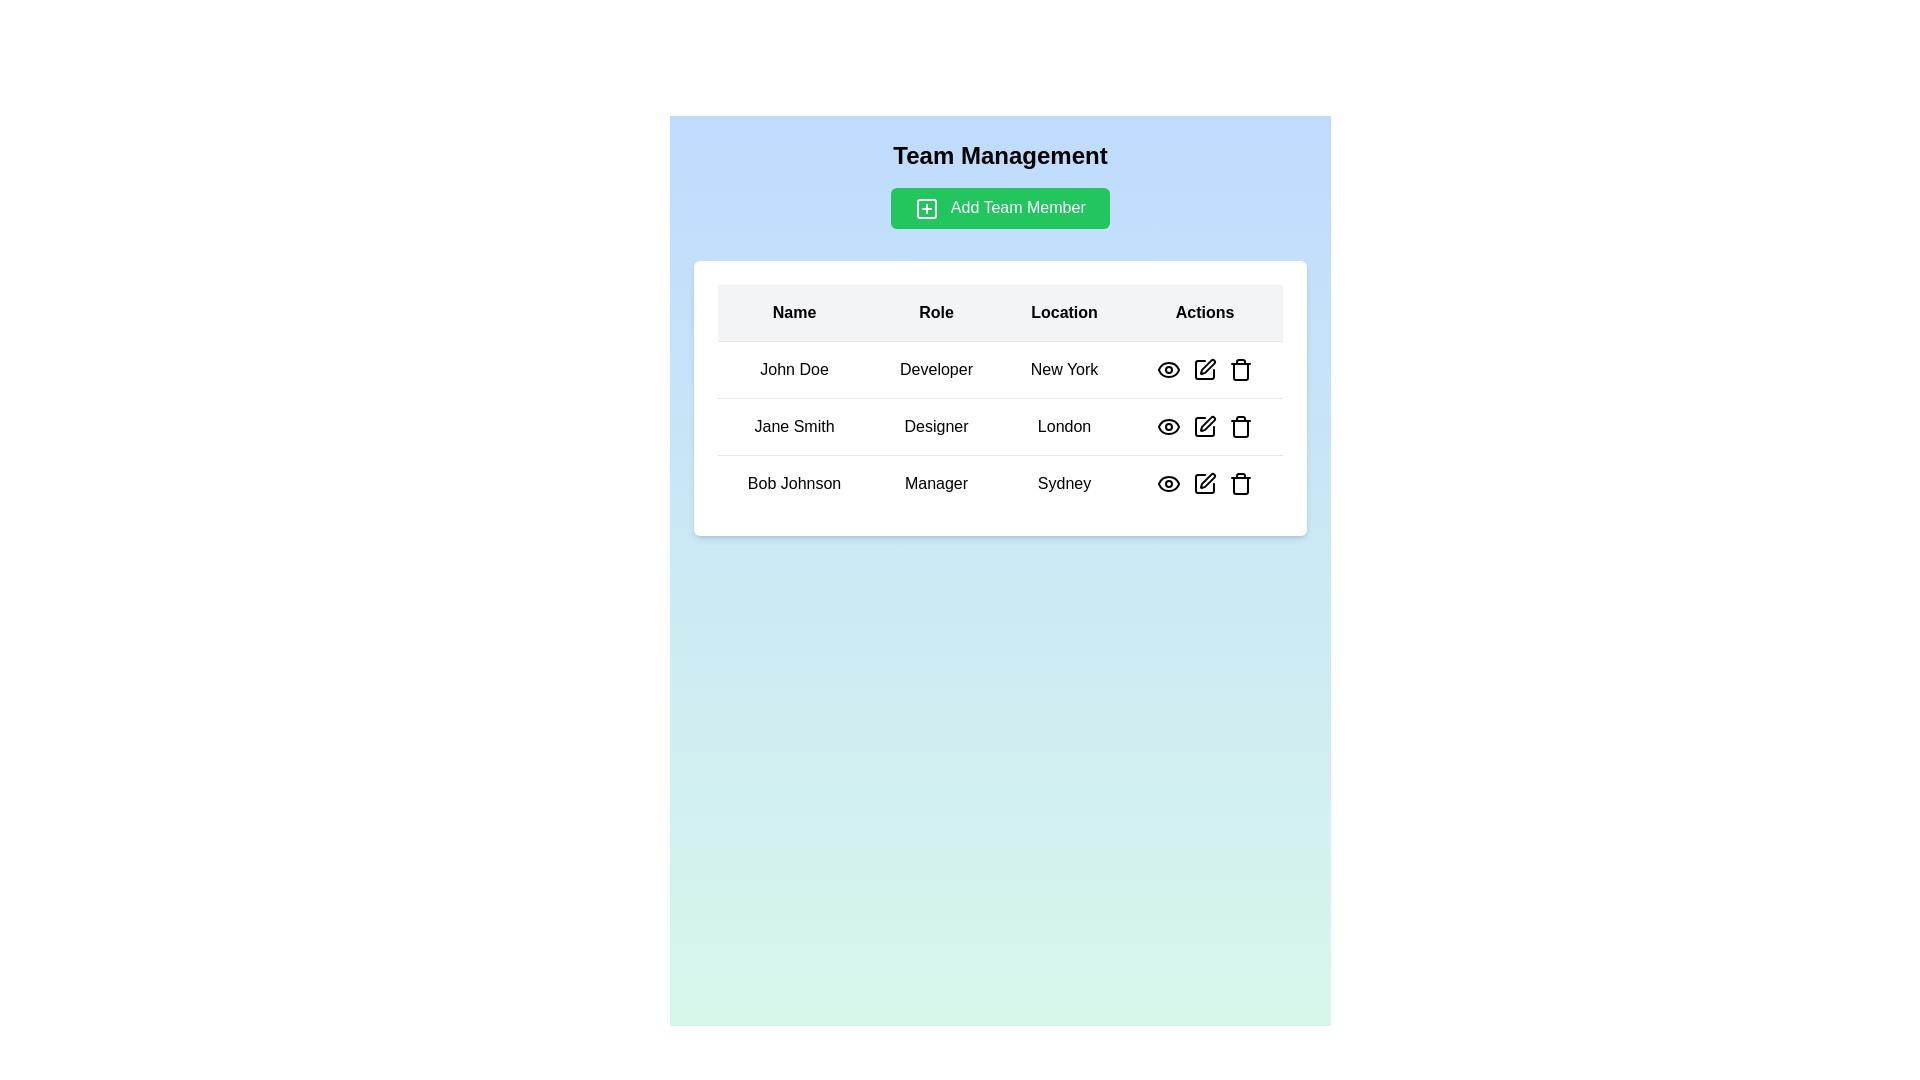 The height and width of the screenshot is (1080, 1920). What do you see at coordinates (926, 208) in the screenshot?
I see `the small square icon with fully-rounded corners and a green background, which is positioned within the 'Add Team Member' button` at bounding box center [926, 208].